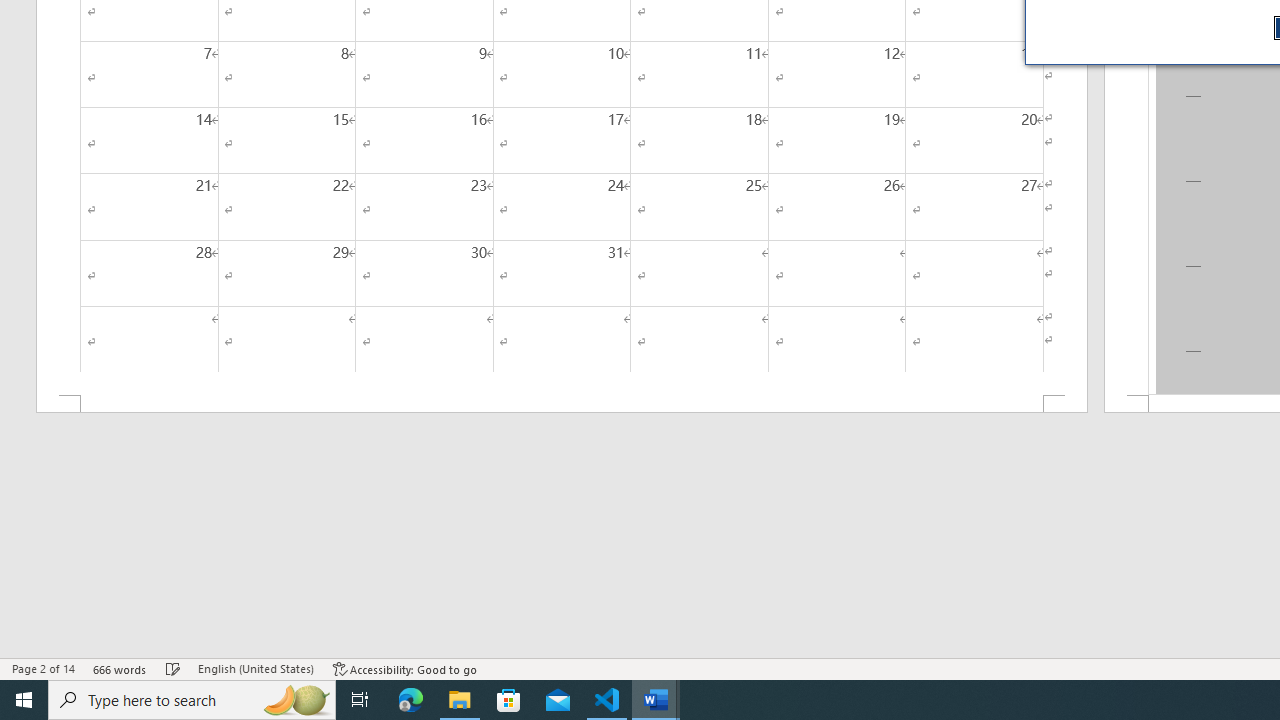 Image resolution: width=1280 pixels, height=720 pixels. What do you see at coordinates (192, 698) in the screenshot?
I see `'Type here to search'` at bounding box center [192, 698].